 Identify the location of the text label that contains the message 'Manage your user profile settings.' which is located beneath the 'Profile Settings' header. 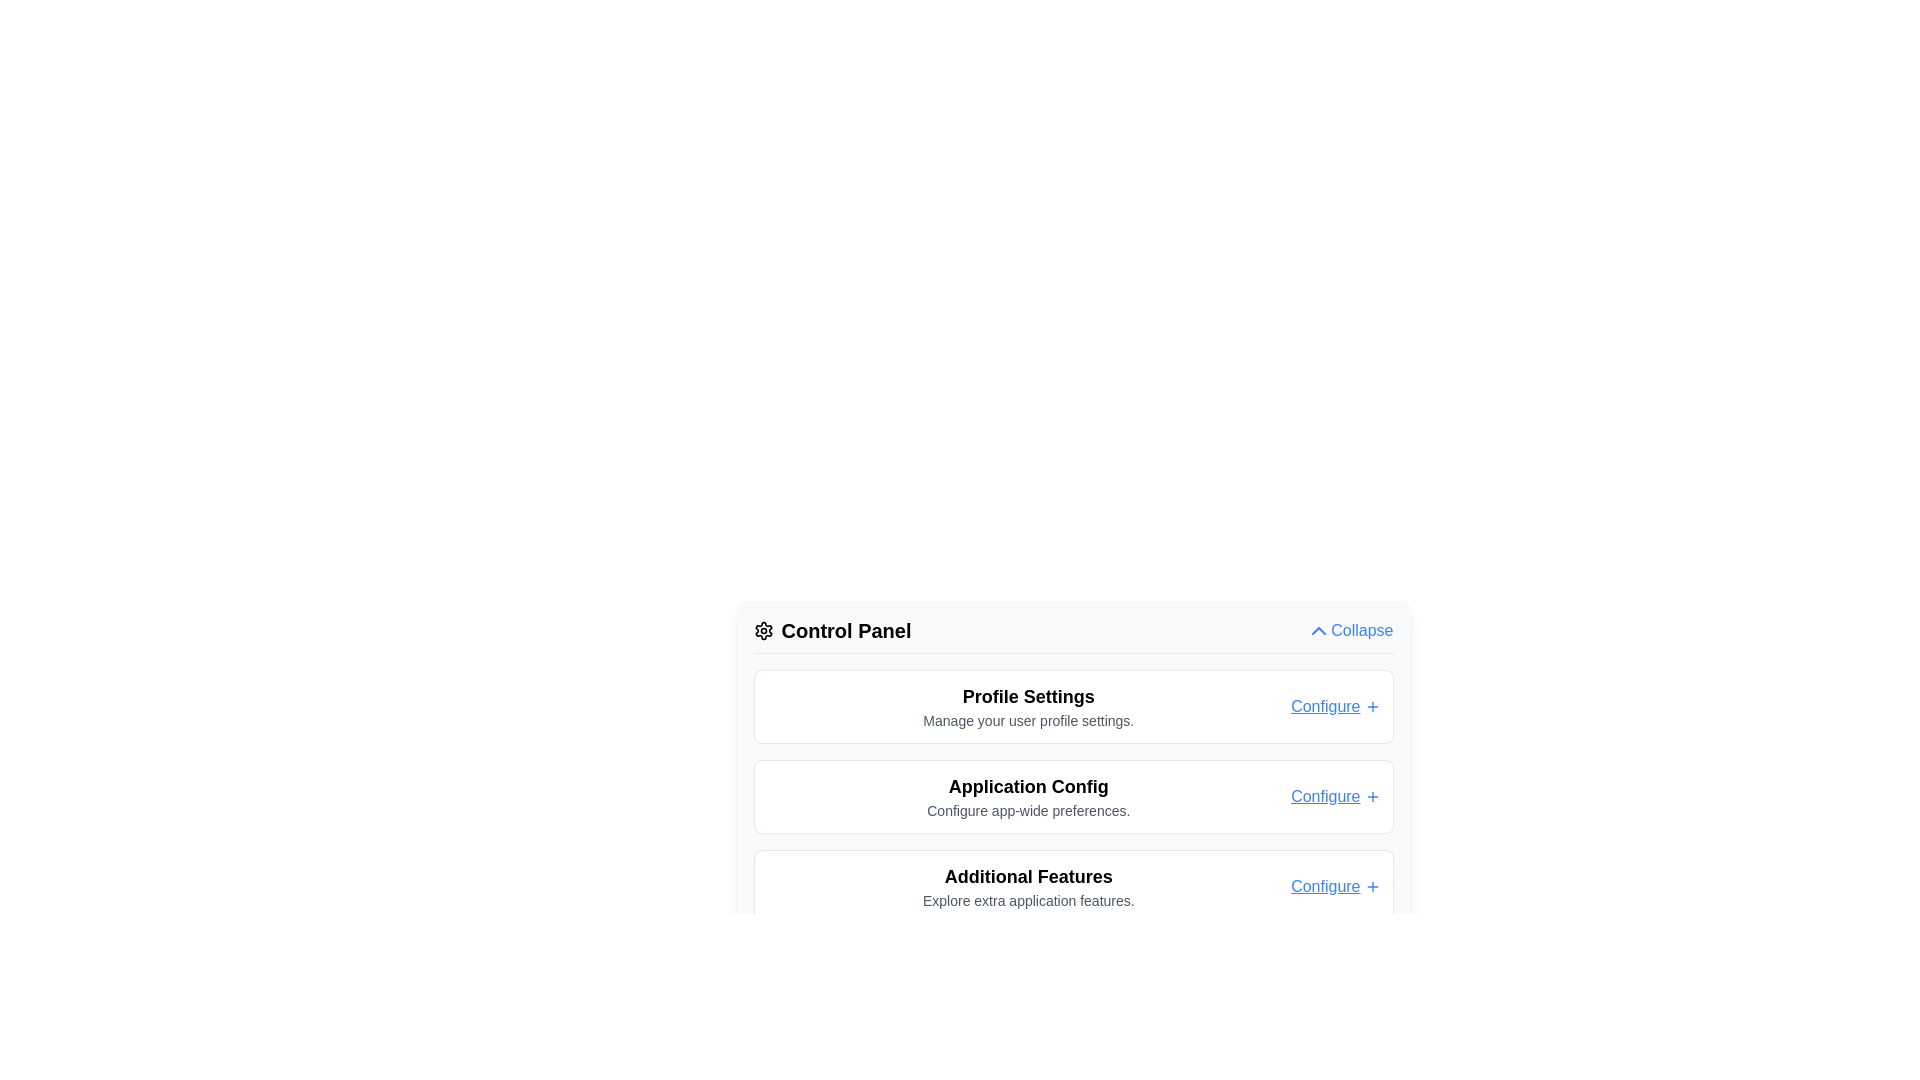
(1028, 721).